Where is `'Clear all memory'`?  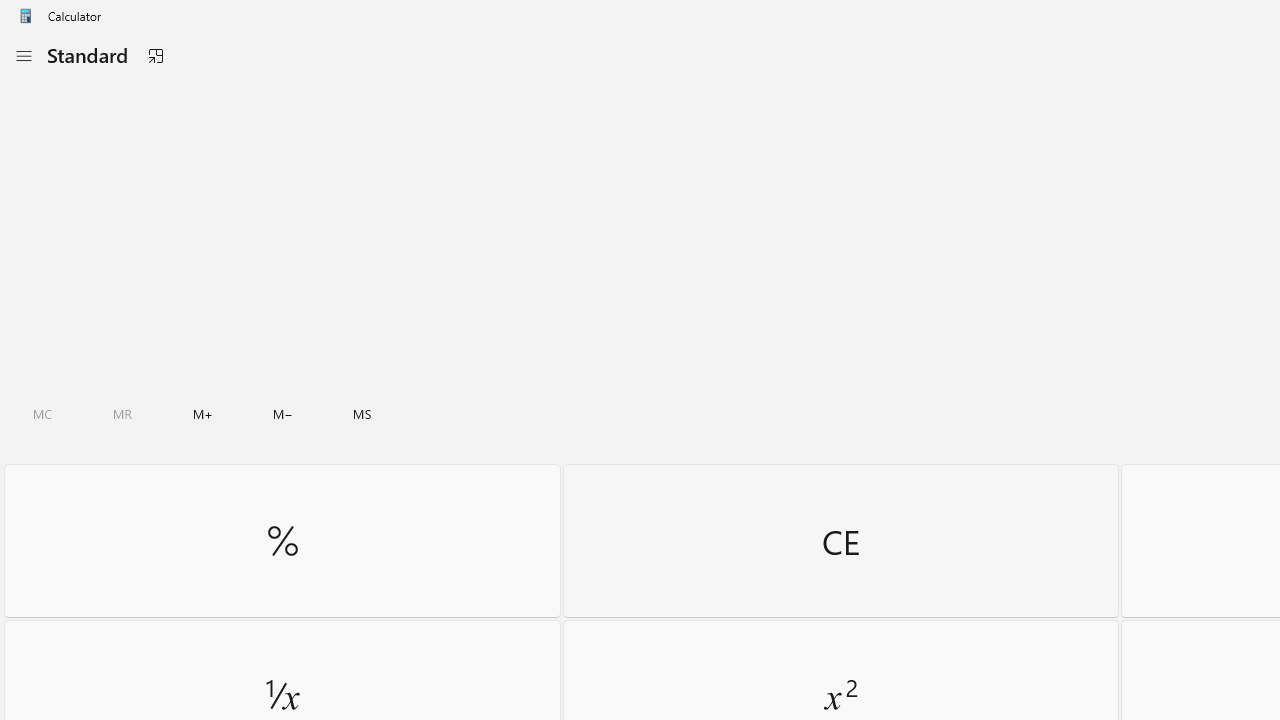
'Clear all memory' is located at coordinates (42, 413).